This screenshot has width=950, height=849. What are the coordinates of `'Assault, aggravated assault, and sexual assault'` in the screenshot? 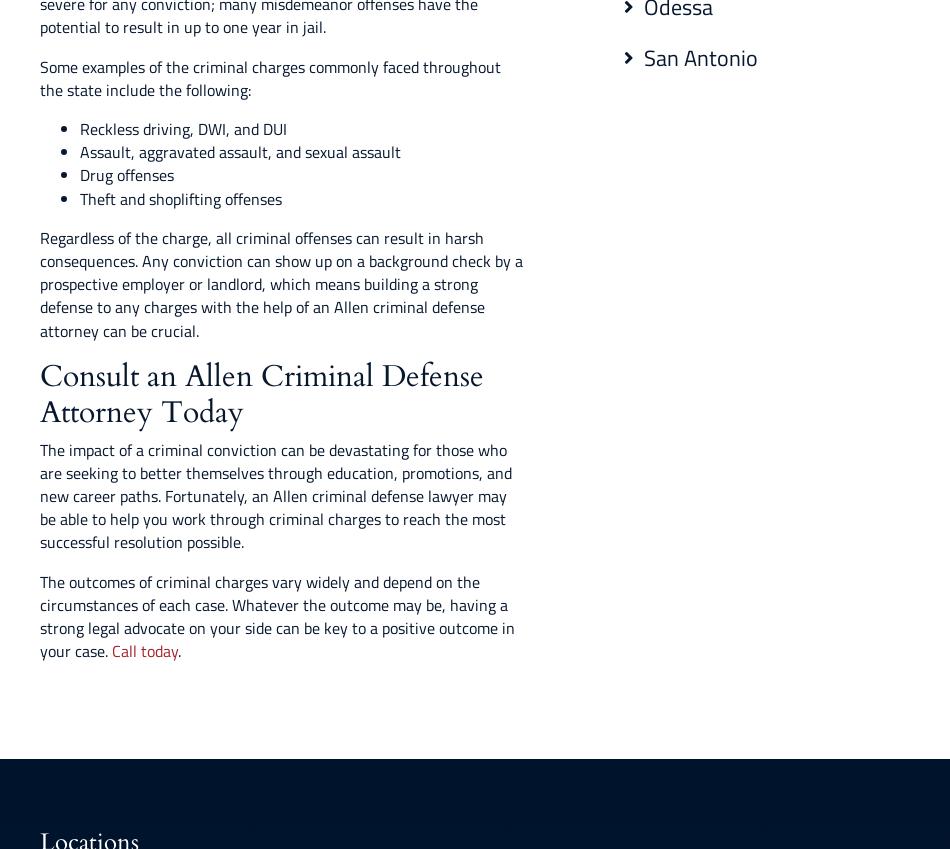 It's located at (239, 151).